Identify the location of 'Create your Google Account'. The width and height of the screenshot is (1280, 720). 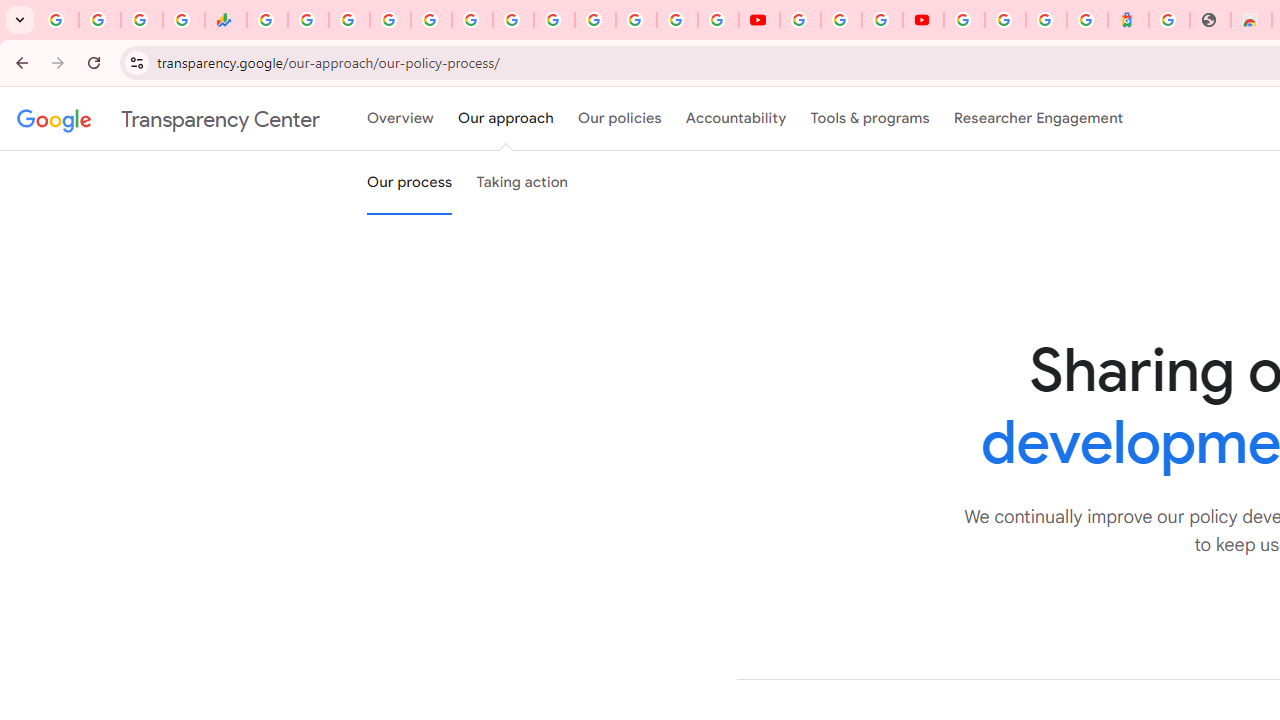
(880, 20).